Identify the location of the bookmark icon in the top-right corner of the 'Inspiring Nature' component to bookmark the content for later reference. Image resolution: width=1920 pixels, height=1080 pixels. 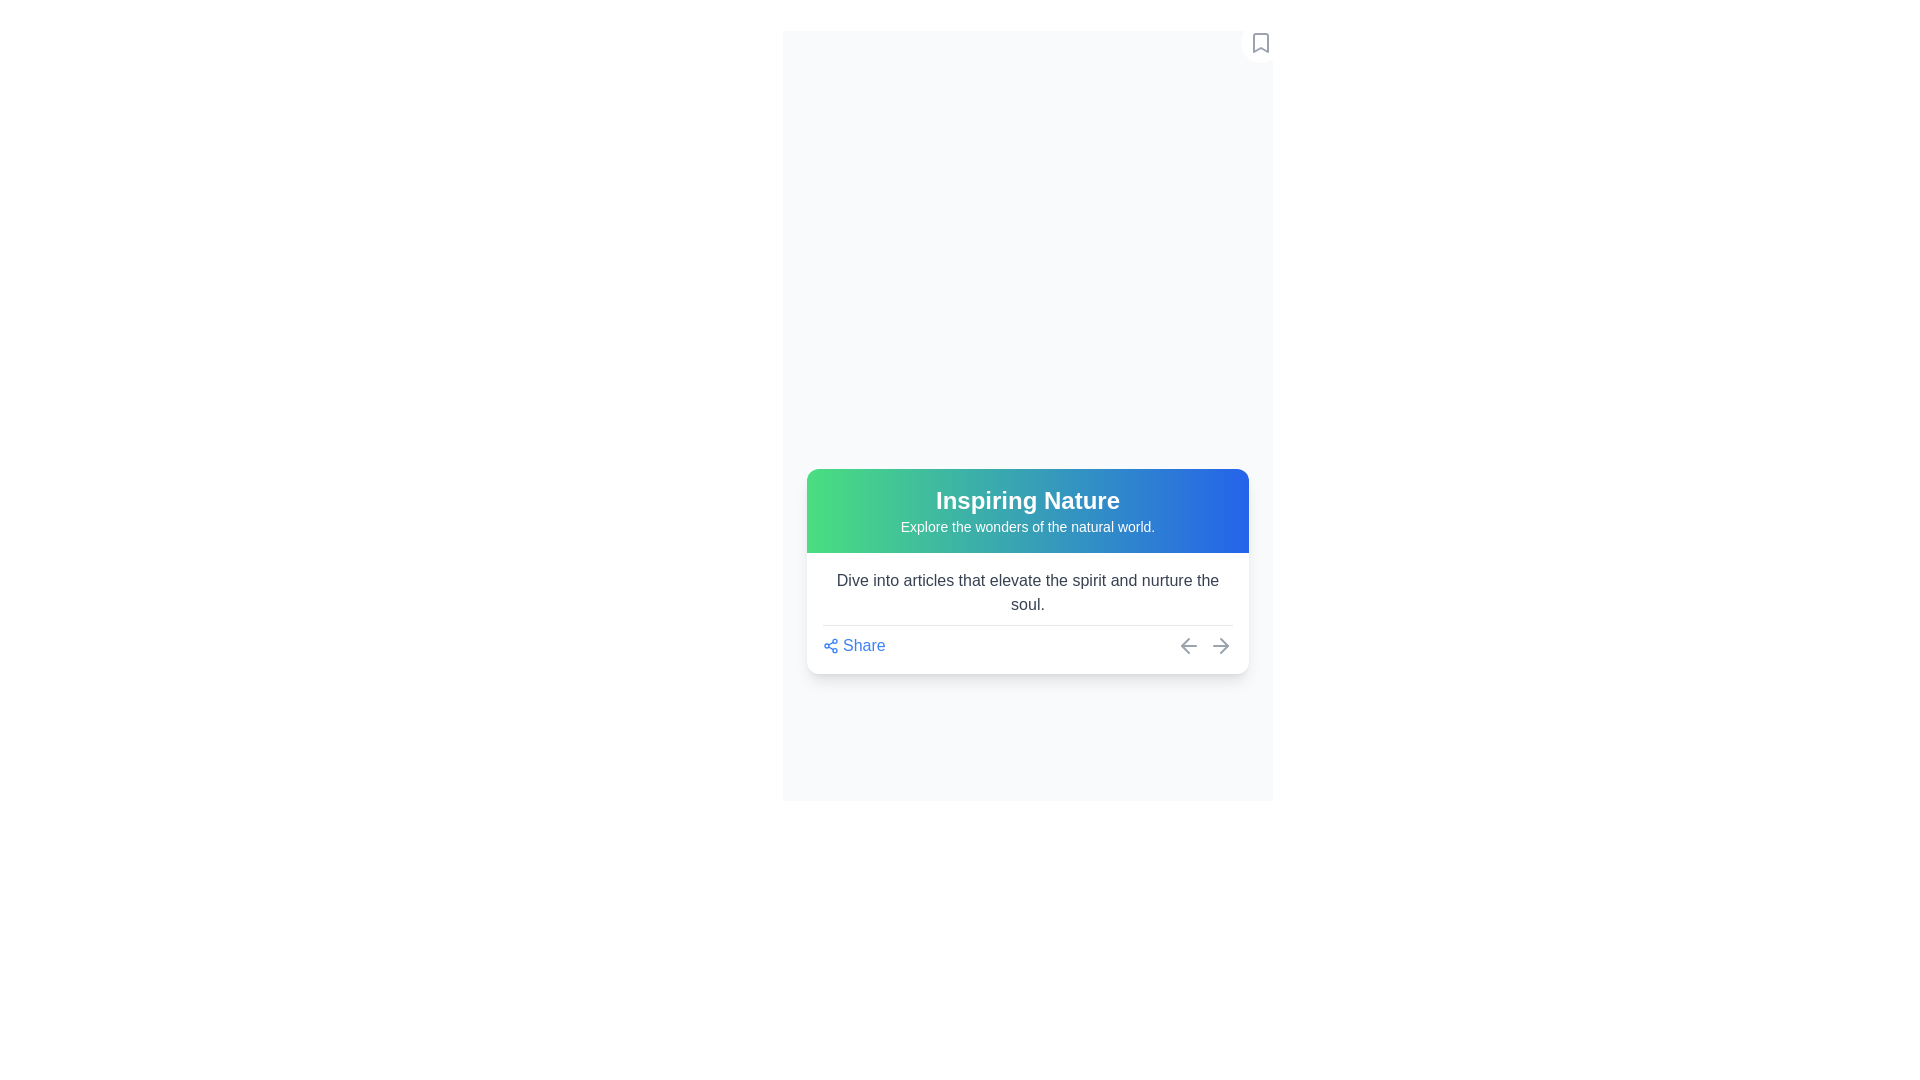
(1260, 42).